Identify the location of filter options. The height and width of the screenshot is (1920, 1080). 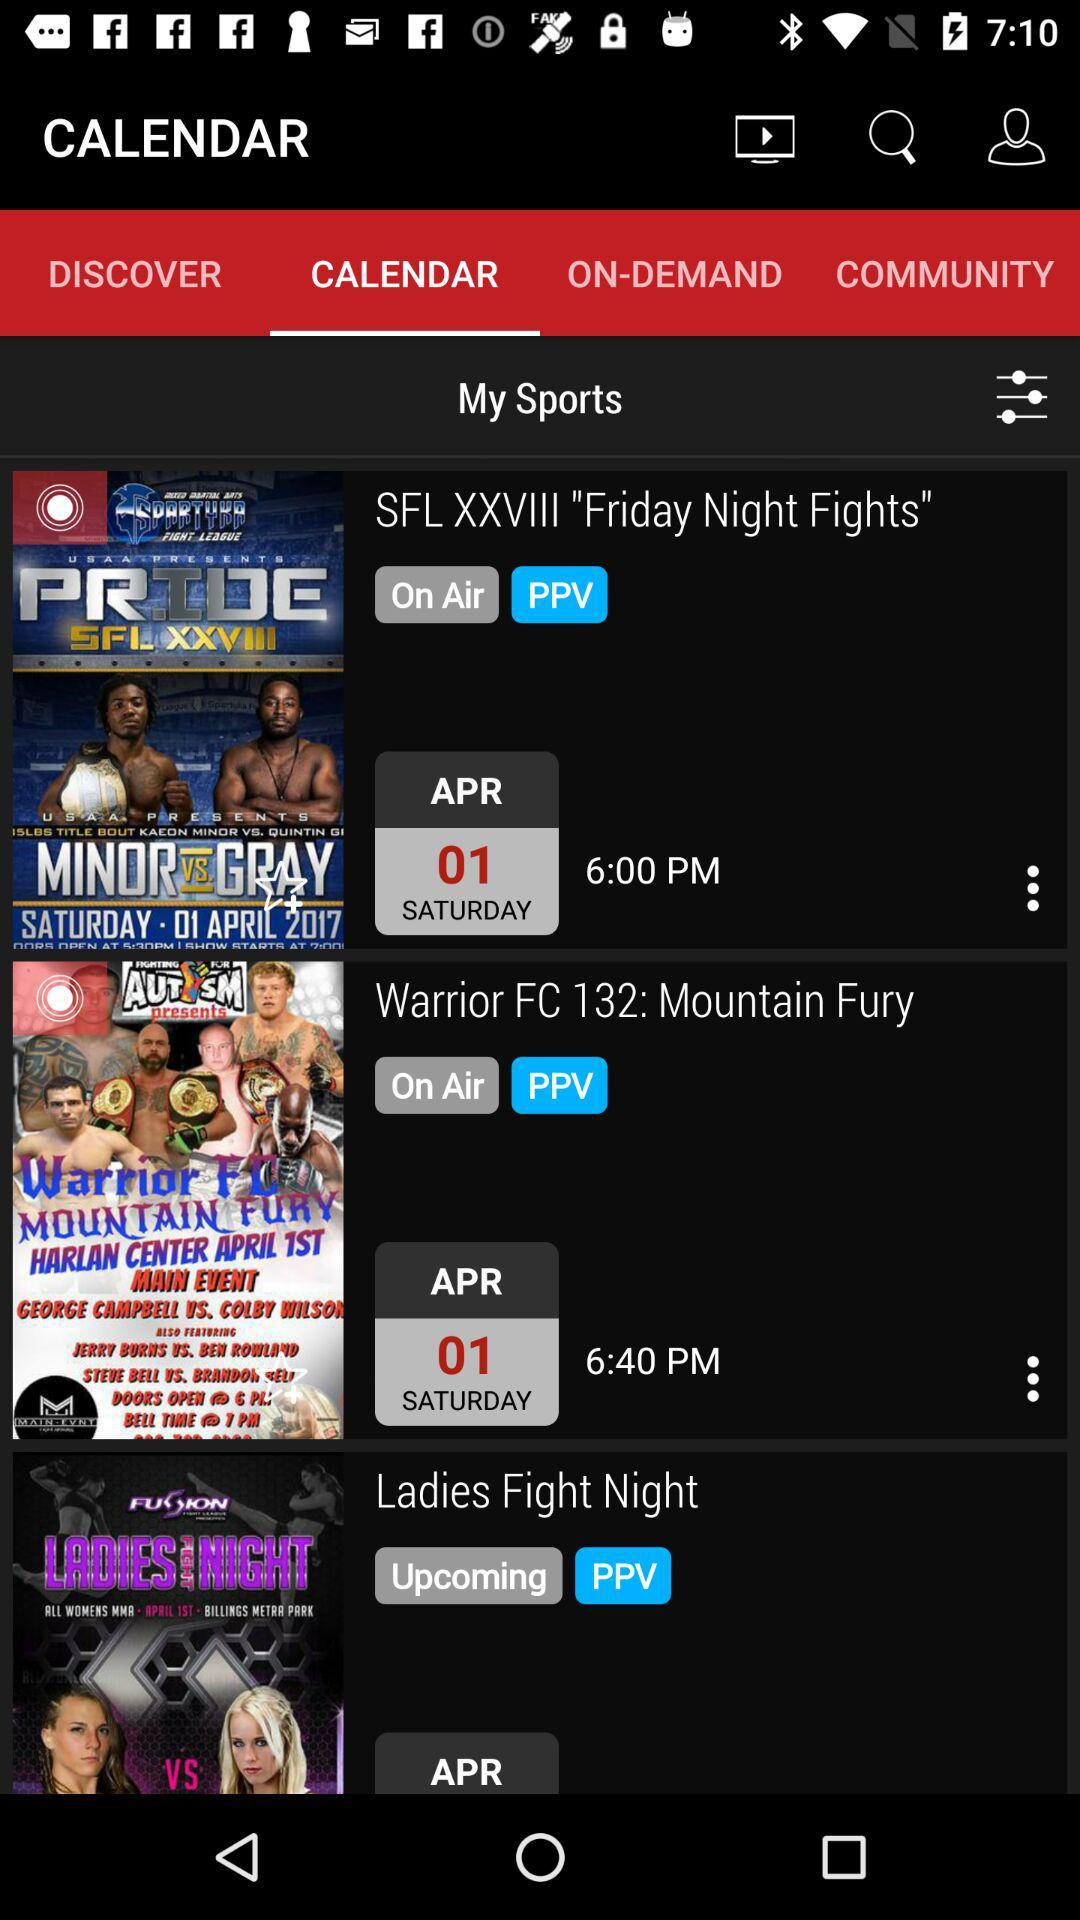
(1022, 396).